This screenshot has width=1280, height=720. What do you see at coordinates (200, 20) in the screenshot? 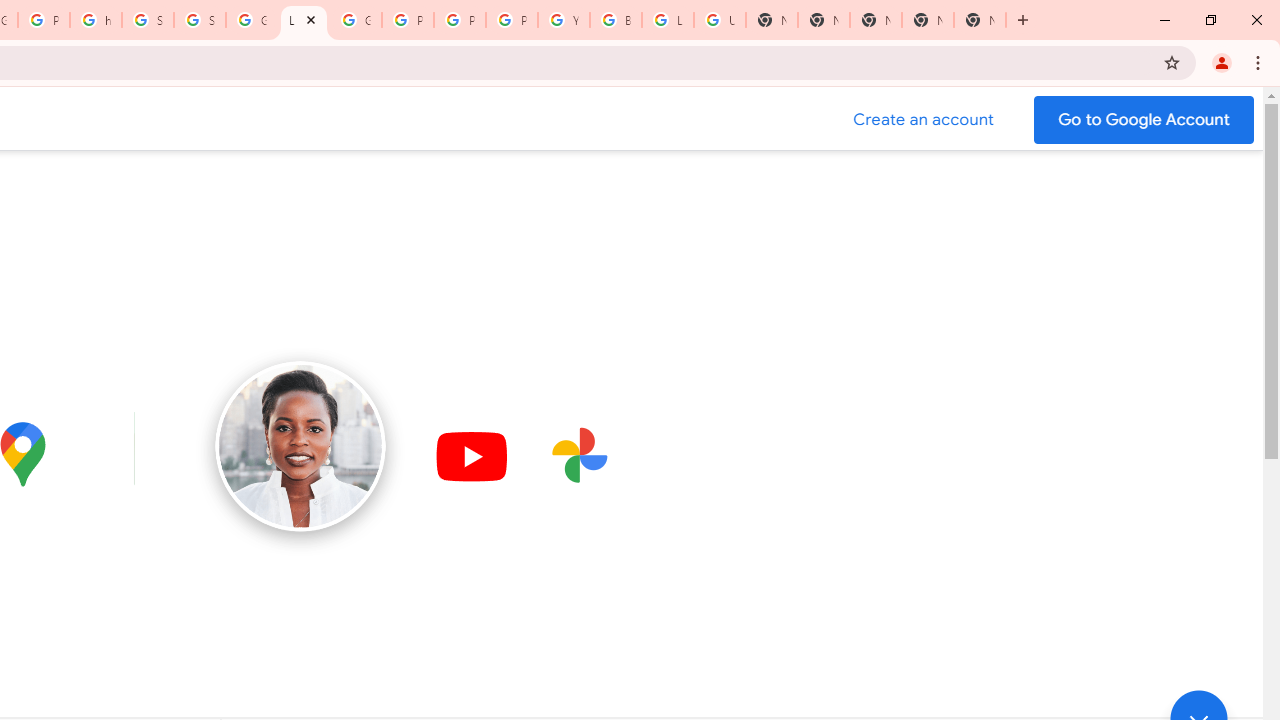
I see `'Sign in - Google Accounts'` at bounding box center [200, 20].